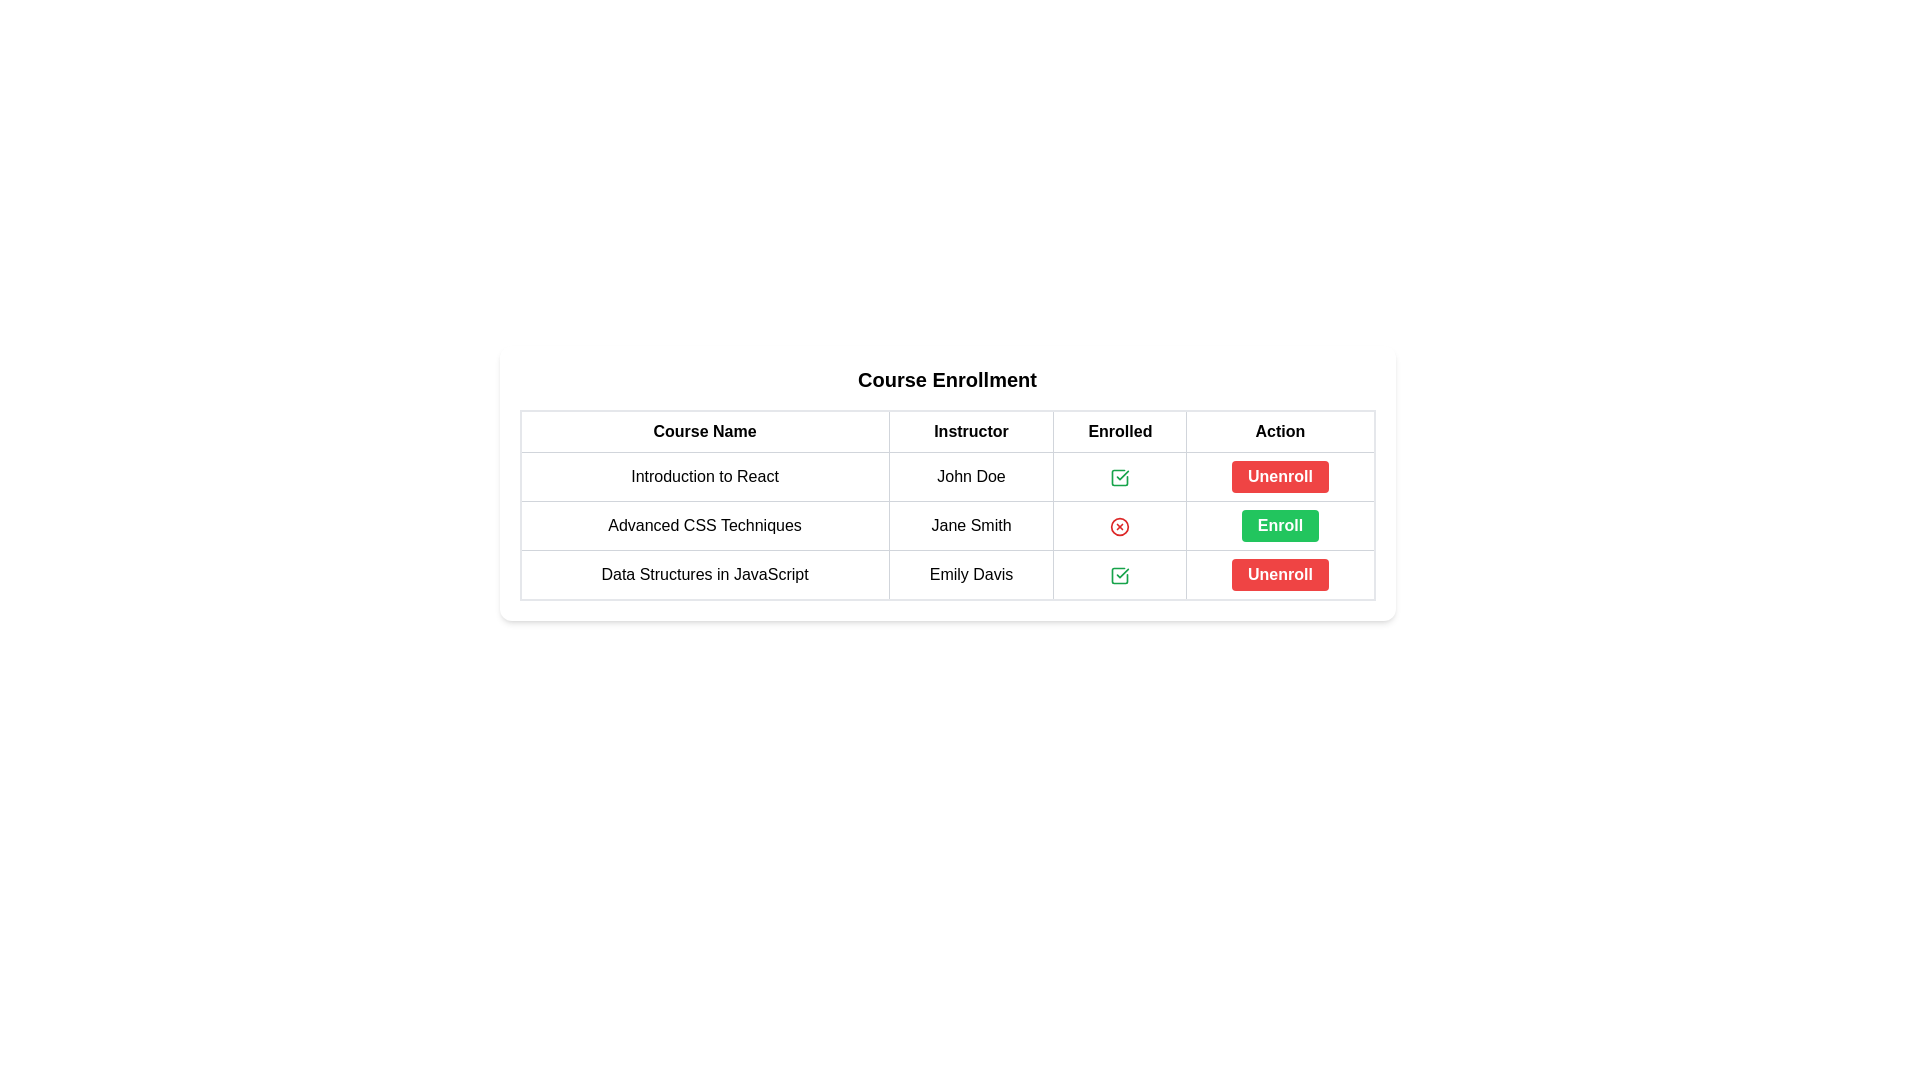  I want to click on the text label 'John Doe' located under the 'Instructor' column in the enrollment interface, which is styled with a border and padding and is centrally aligned, so click(971, 477).